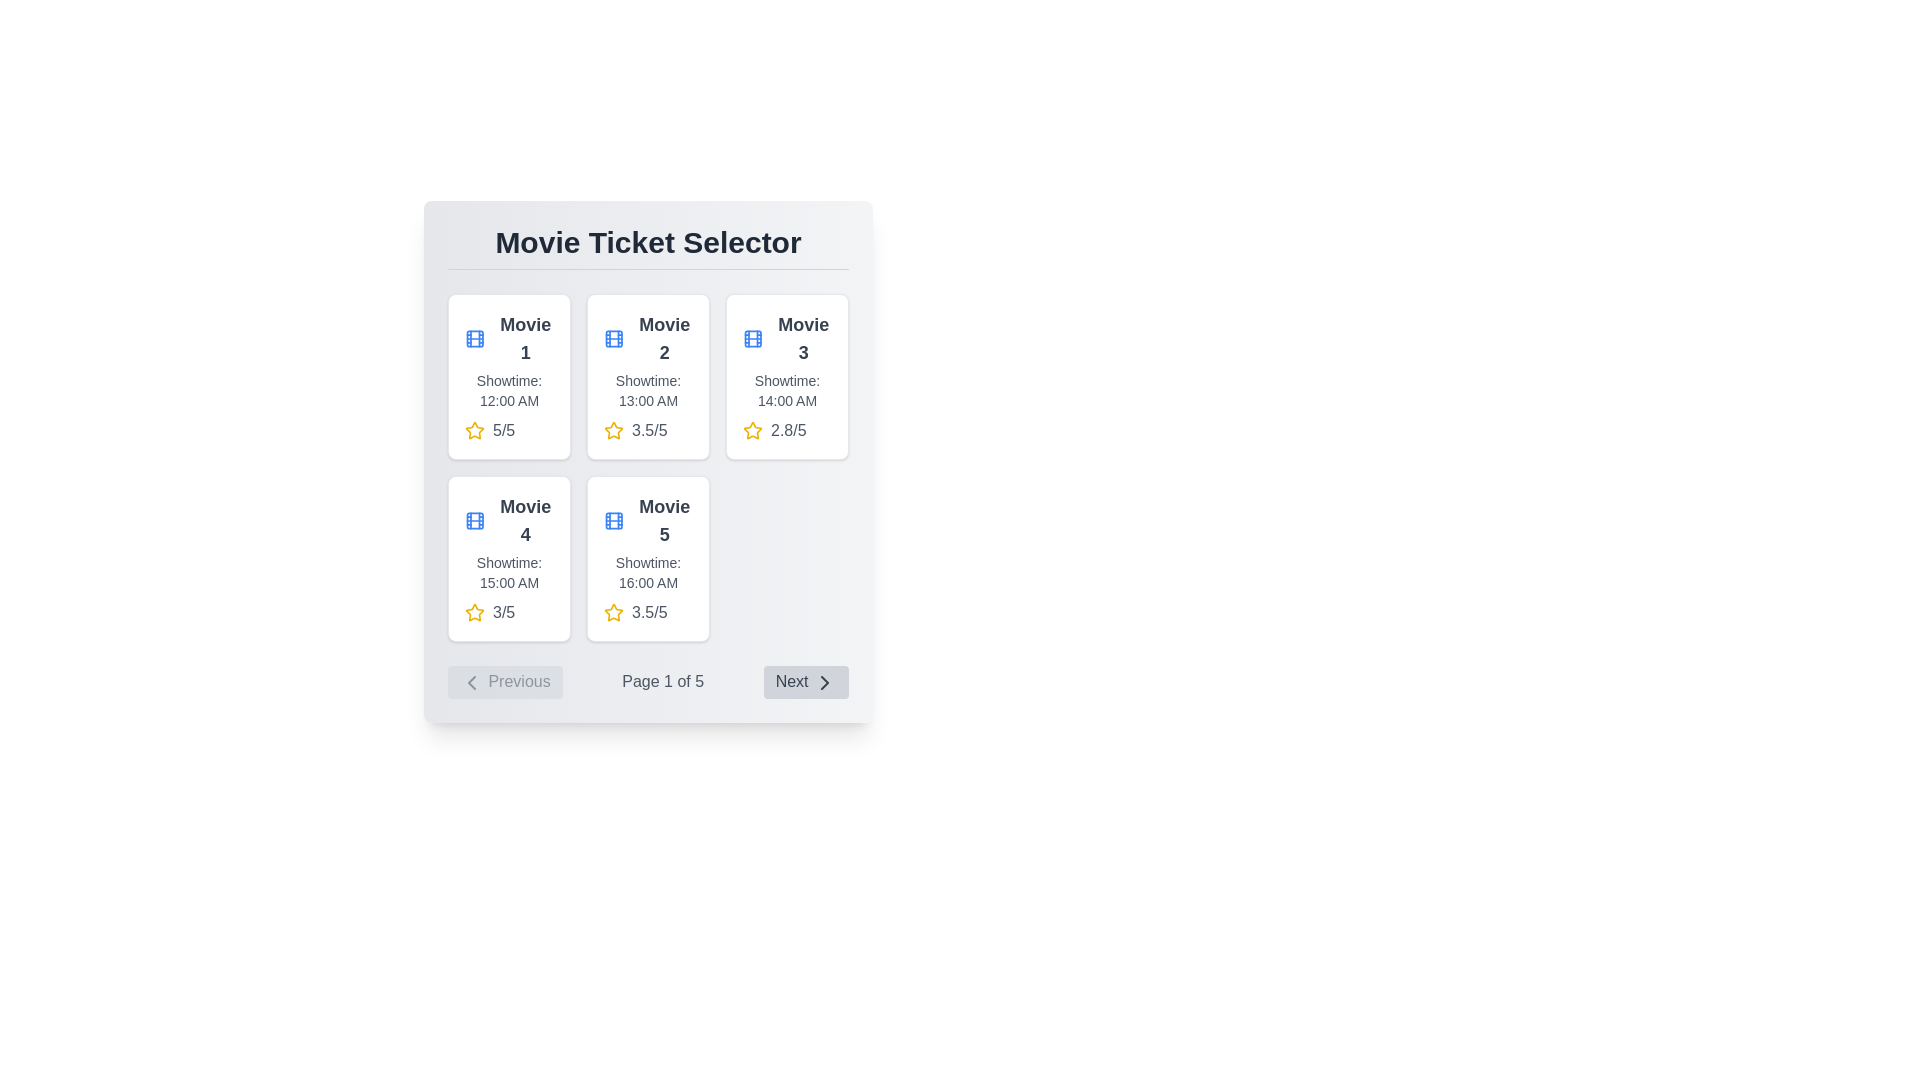  What do you see at coordinates (648, 461) in the screenshot?
I see `the second Information Card in the Movie Ticket Selector section, which displays movie options including the name, showtime, and user rating` at bounding box center [648, 461].